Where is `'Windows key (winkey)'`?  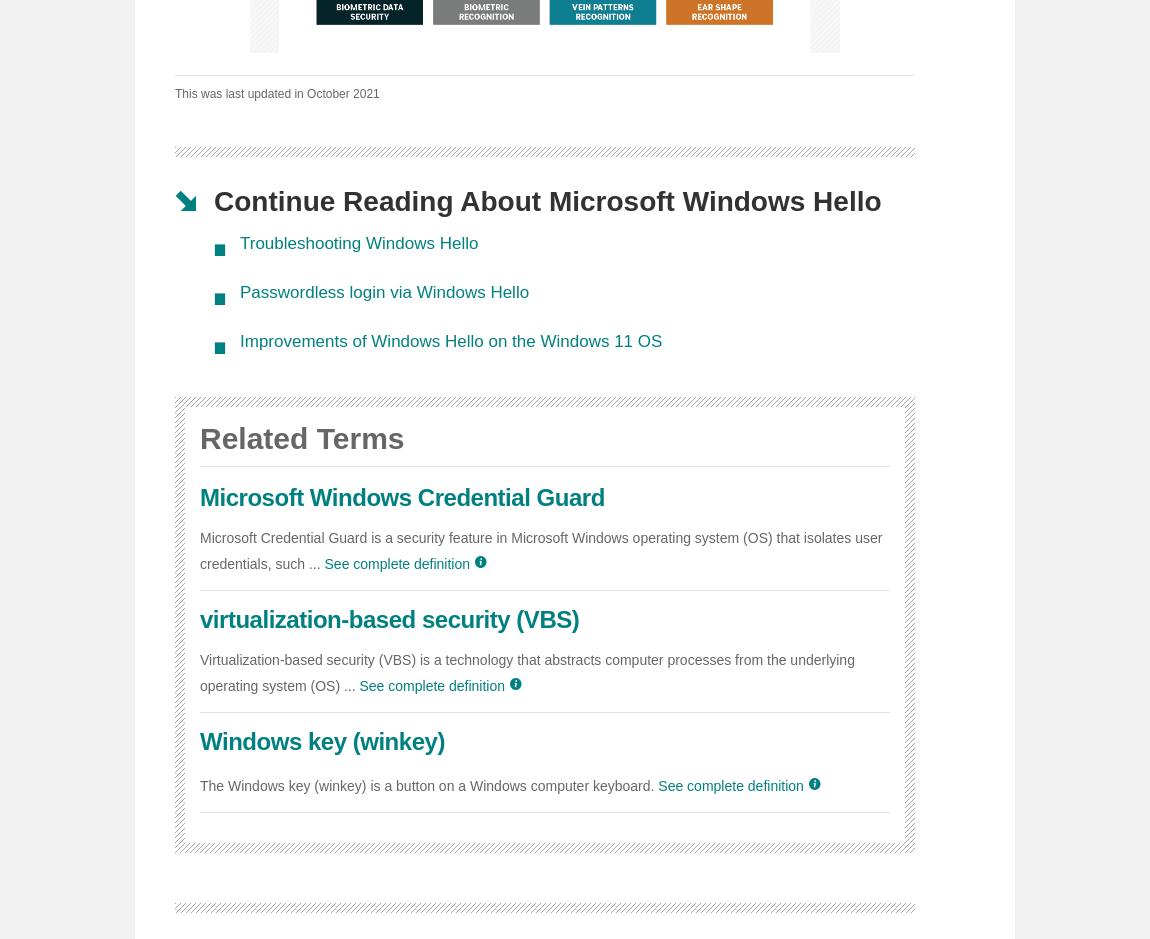 'Windows key (winkey)' is located at coordinates (198, 740).